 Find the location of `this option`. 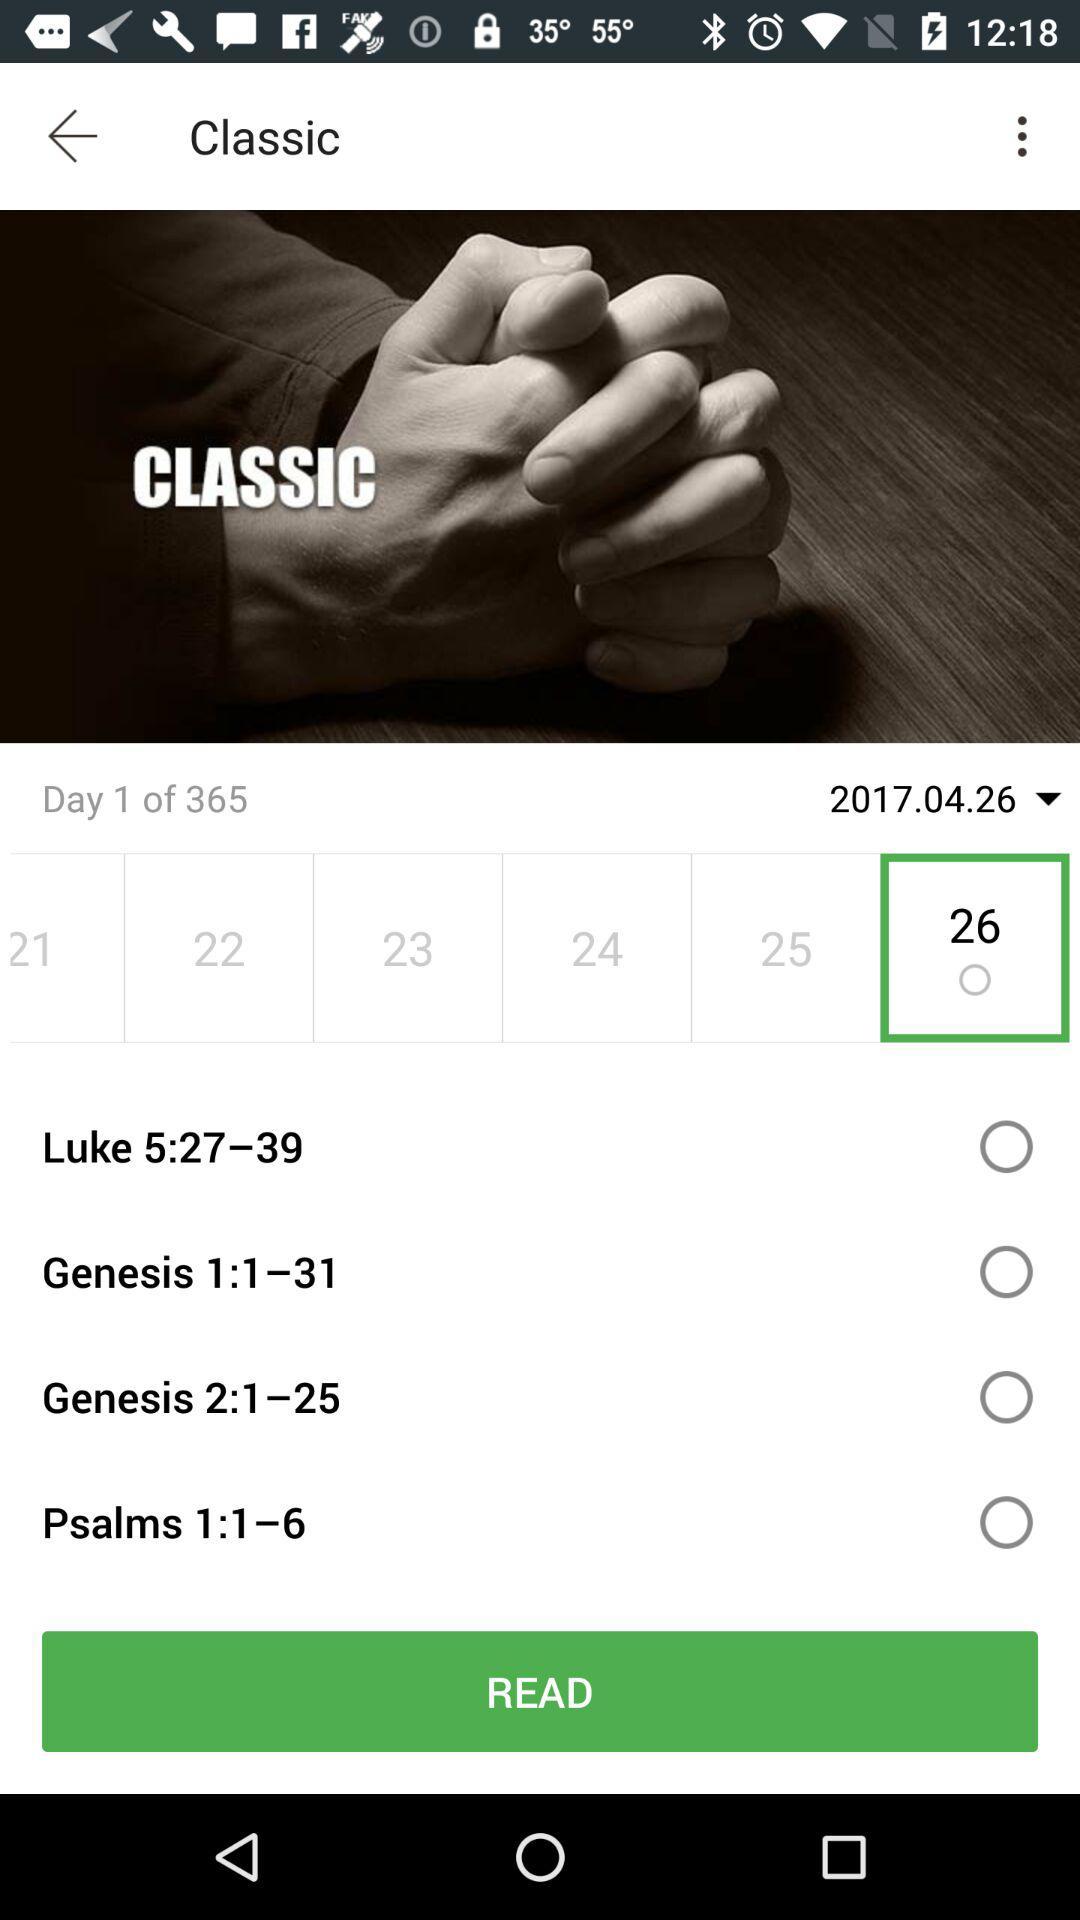

this option is located at coordinates (1006, 1146).